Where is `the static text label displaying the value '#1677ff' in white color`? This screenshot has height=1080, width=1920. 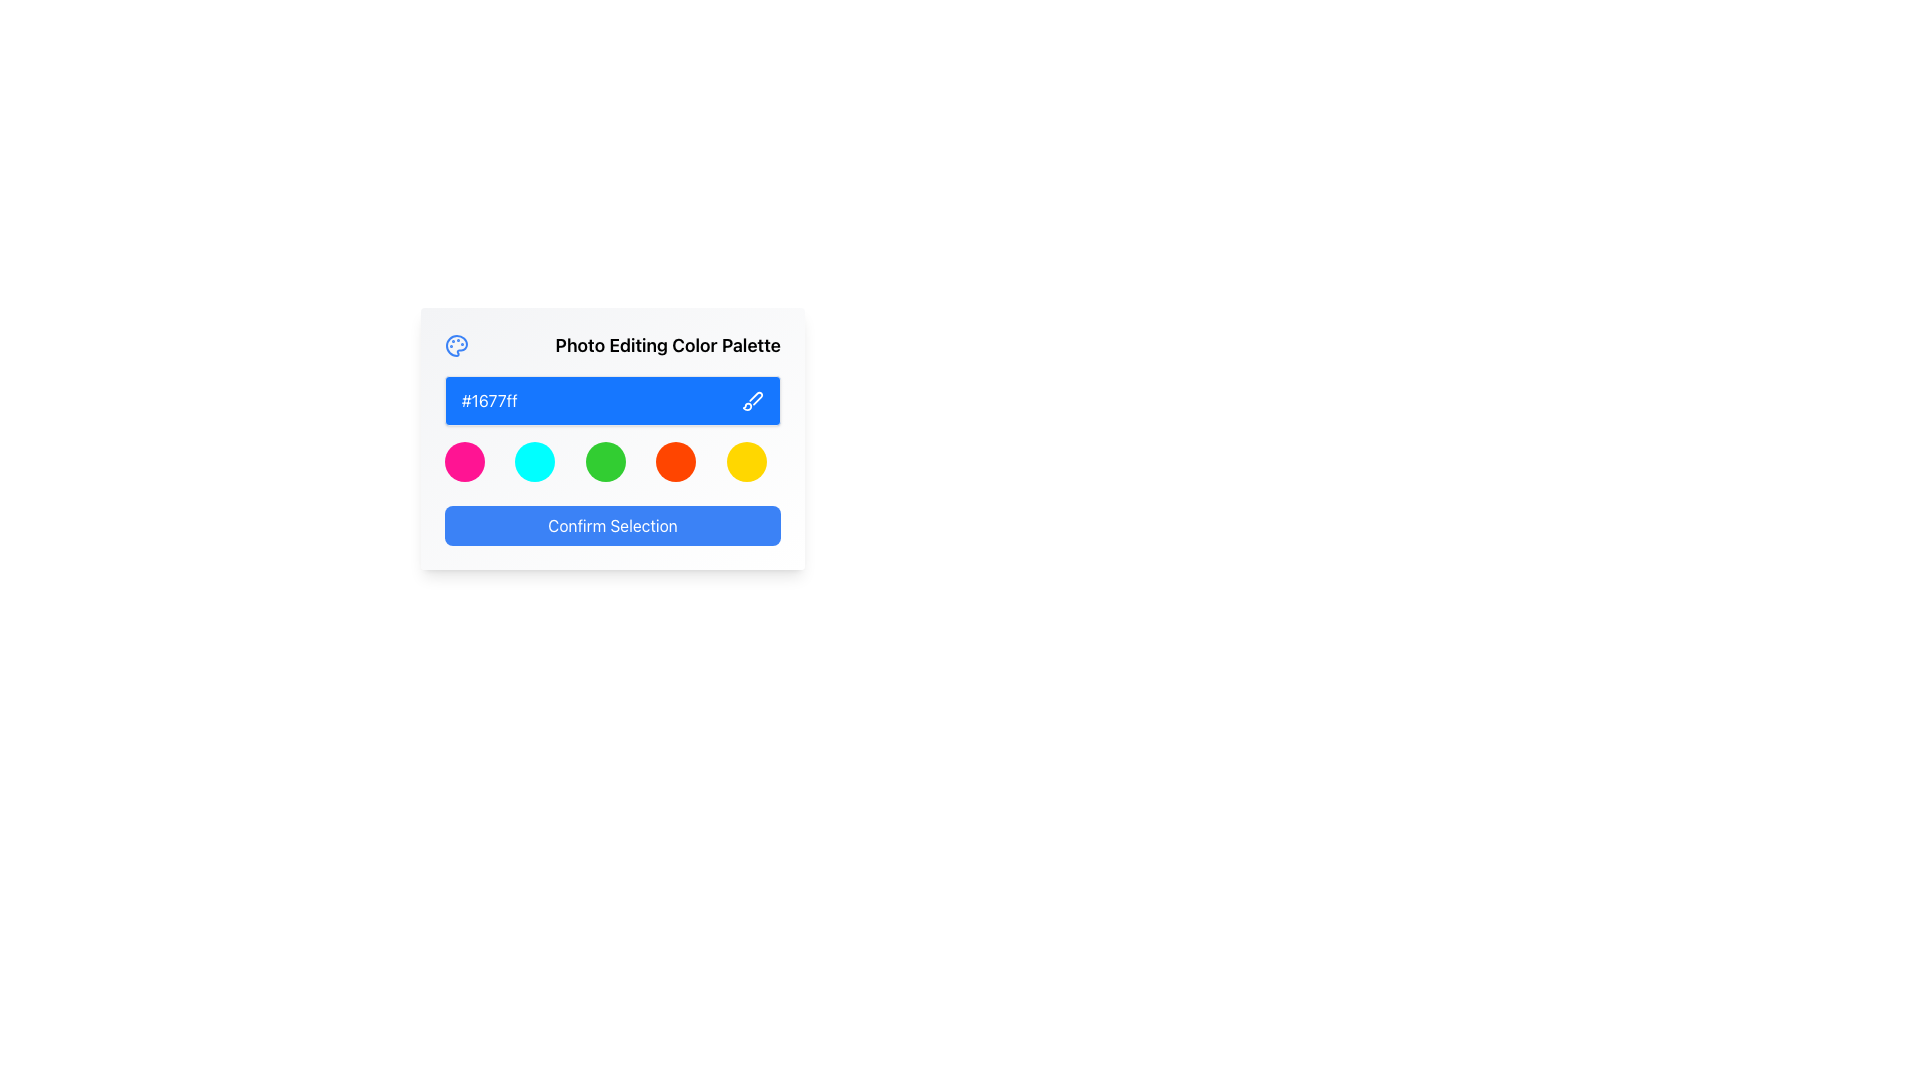 the static text label displaying the value '#1677ff' in white color is located at coordinates (489, 401).